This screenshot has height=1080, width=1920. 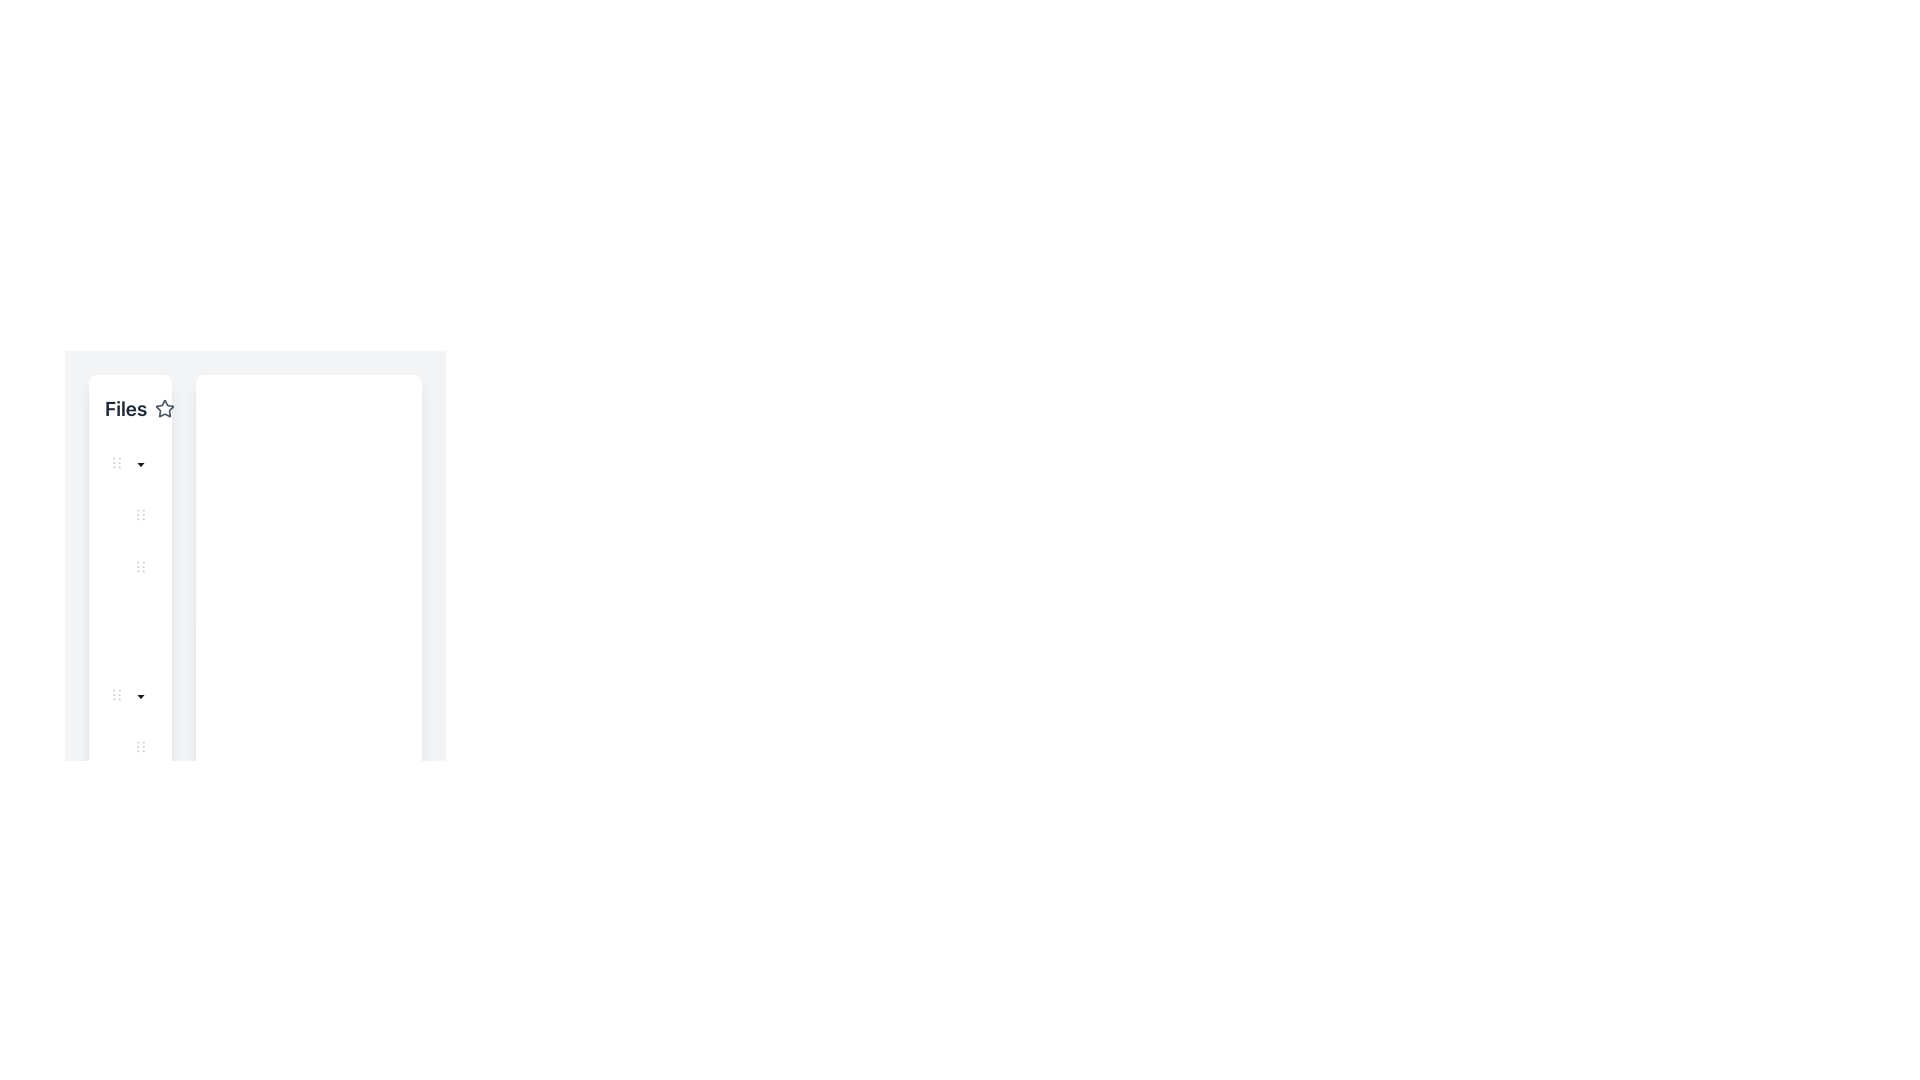 I want to click on the dropdown toggle button icon, which is a small triangular icon pointing downward located in the sidebar of the collapsible tree structure menu, so click(x=139, y=465).